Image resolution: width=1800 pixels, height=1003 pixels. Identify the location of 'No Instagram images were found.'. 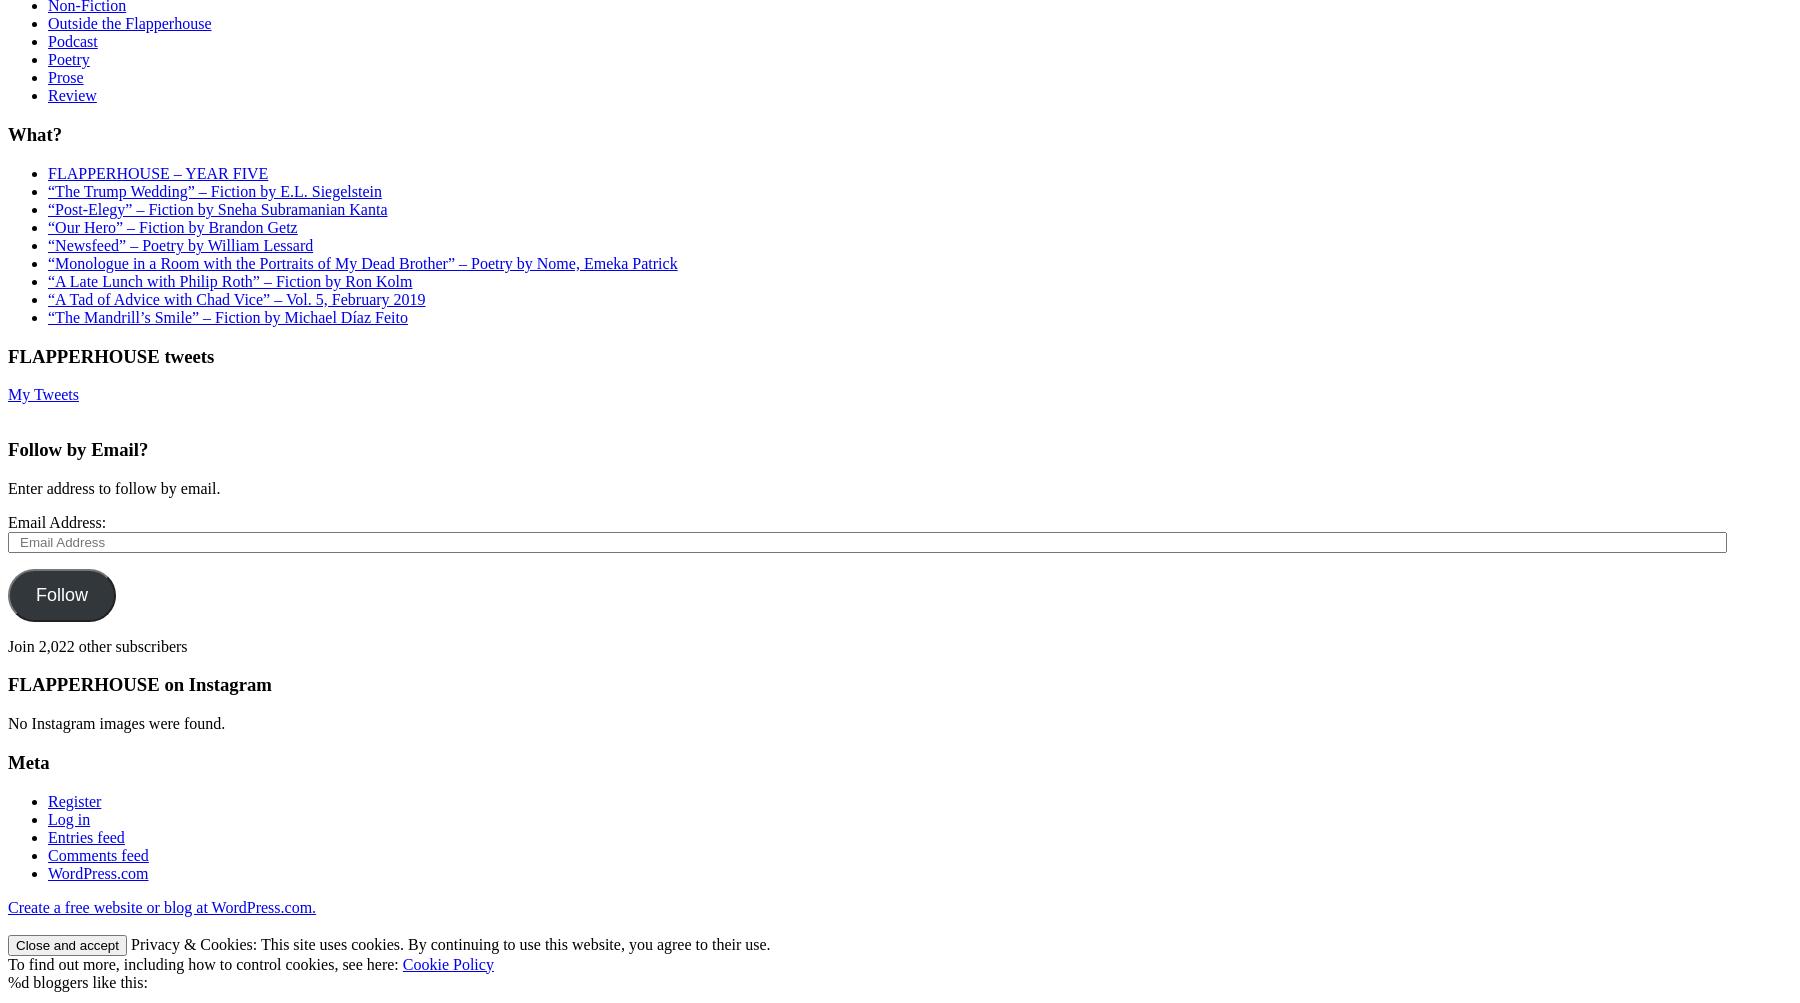
(116, 722).